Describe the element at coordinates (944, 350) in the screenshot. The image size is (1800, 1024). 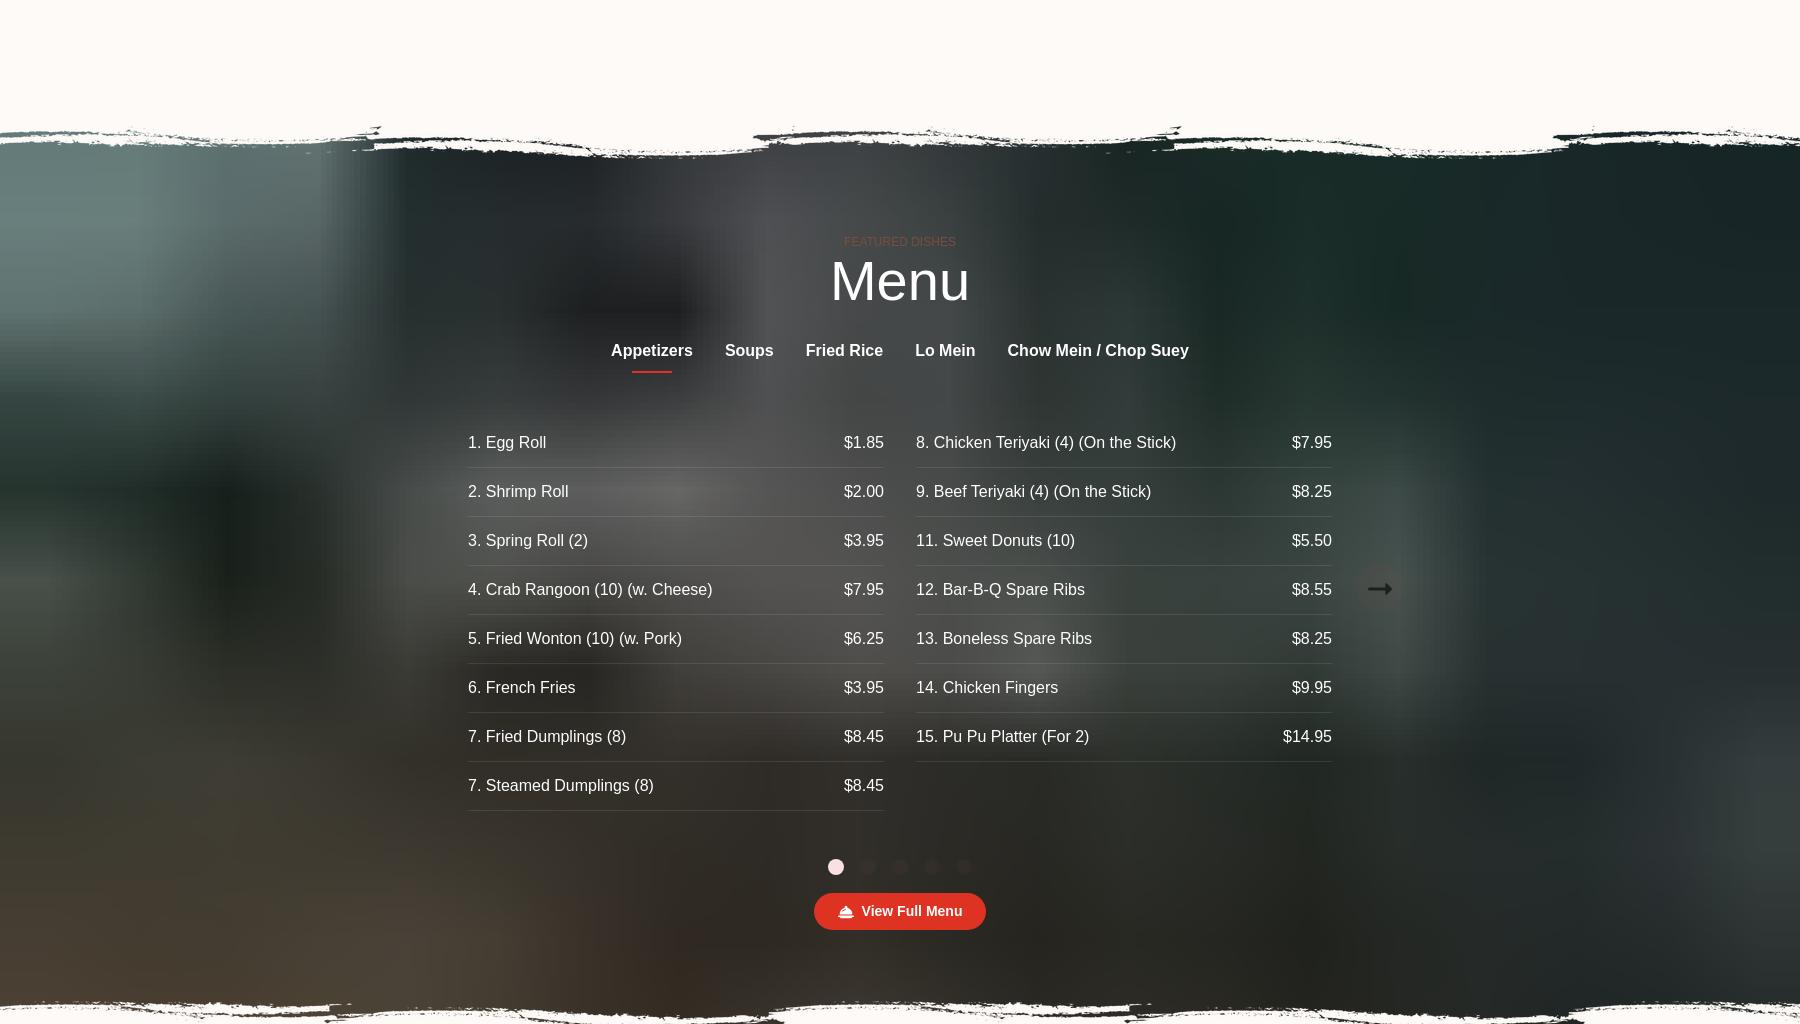
I see `'Lo Mein'` at that location.